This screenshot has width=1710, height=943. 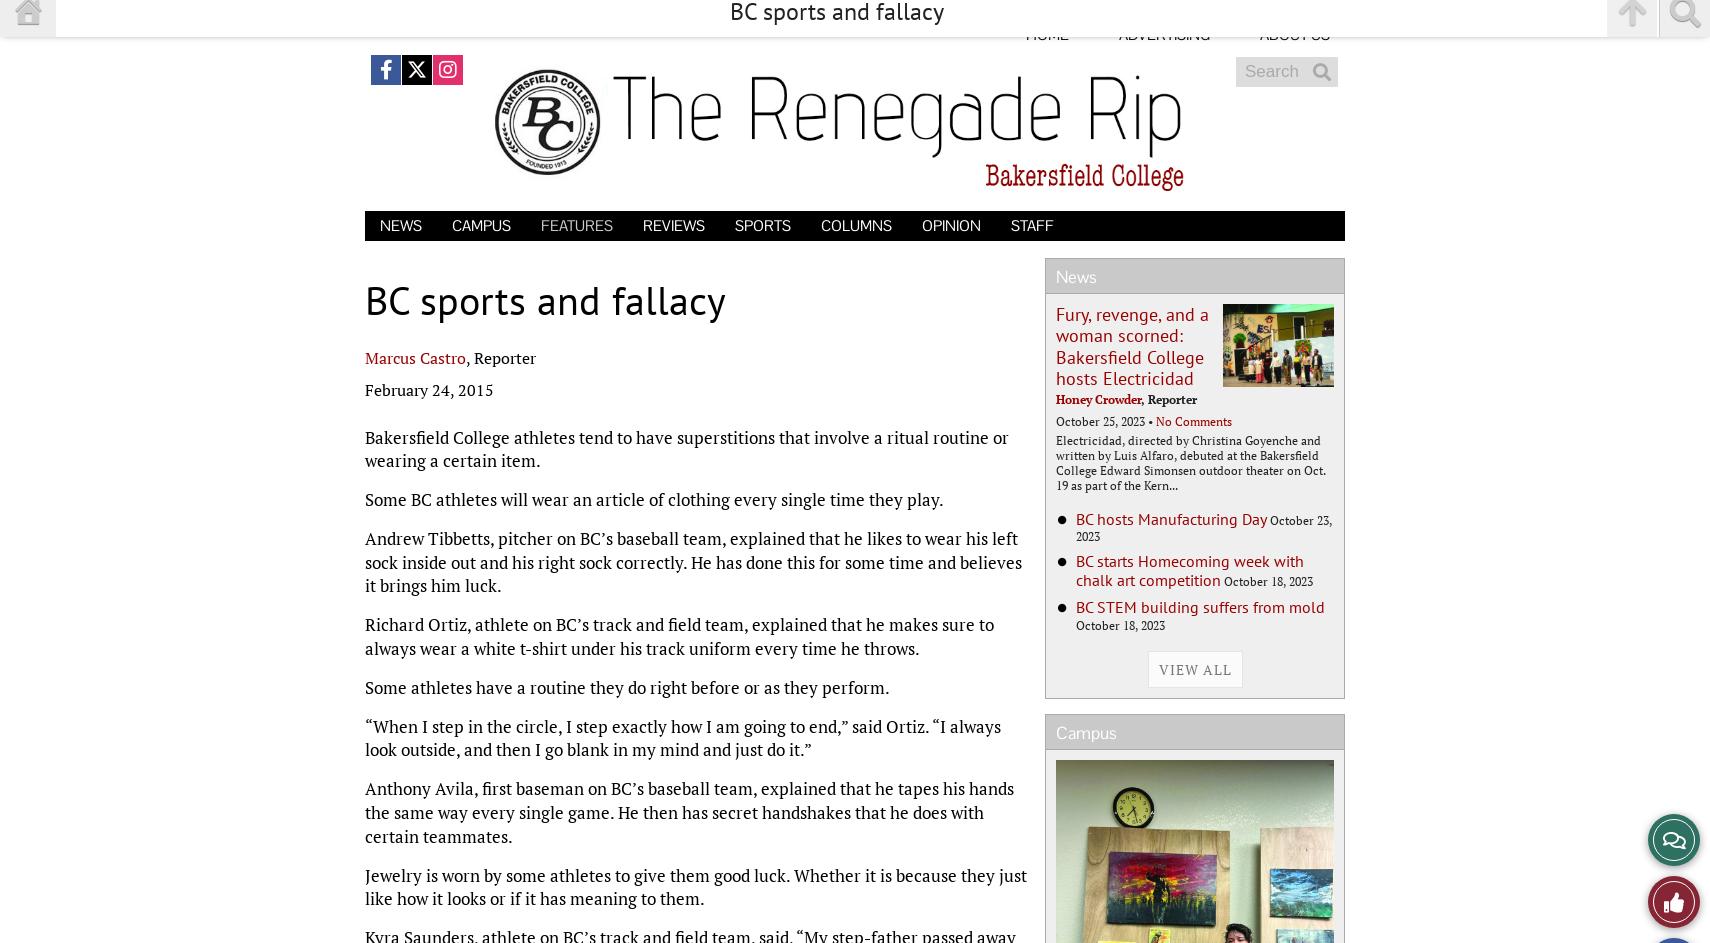 What do you see at coordinates (504, 357) in the screenshot?
I see `'Reporter'` at bounding box center [504, 357].